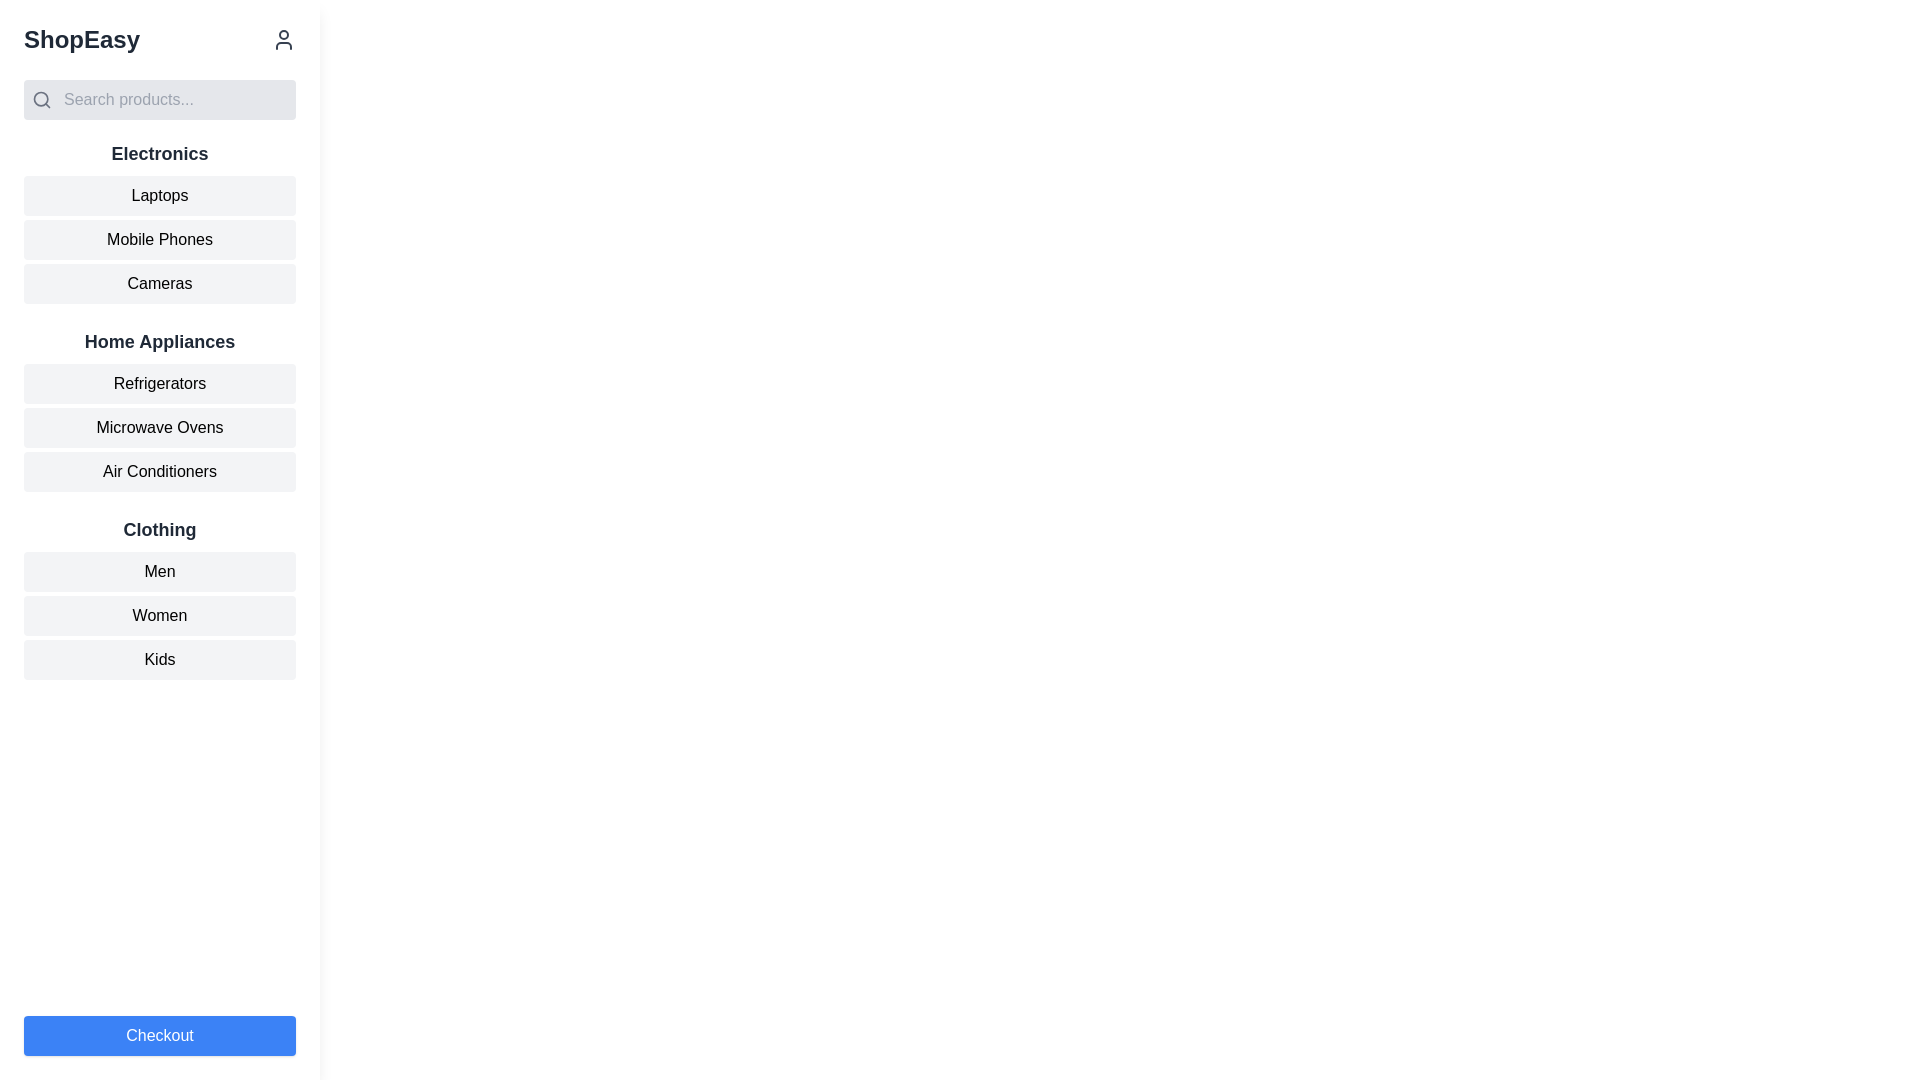 The height and width of the screenshot is (1080, 1920). Describe the element at coordinates (158, 427) in the screenshot. I see `the 'Microwave Ovens' category button located in the second position under 'Home Appliances' in the left panel` at that location.